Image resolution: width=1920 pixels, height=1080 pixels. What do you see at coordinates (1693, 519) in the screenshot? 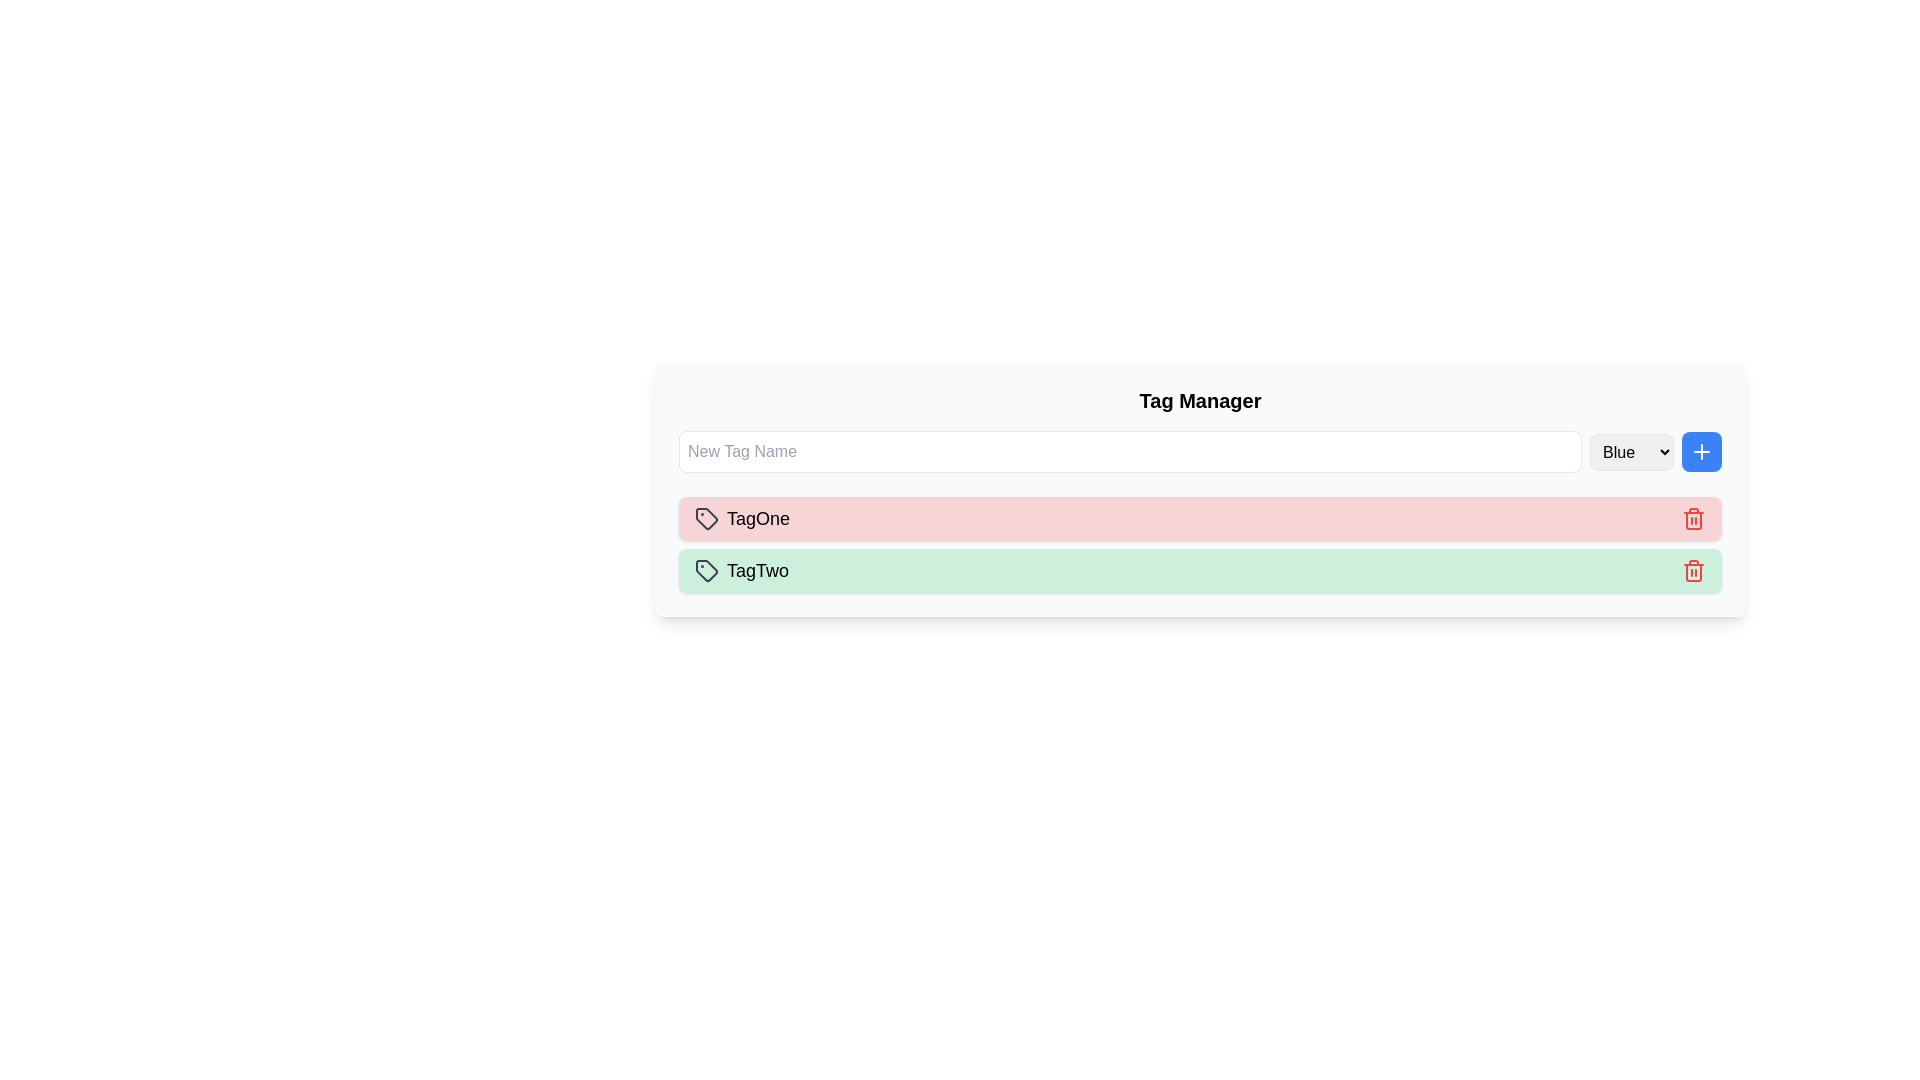
I see `the decorative element representing the trash bin icon at the end of the row labeled 'TagTwo', which indicates the delete functionality` at bounding box center [1693, 519].